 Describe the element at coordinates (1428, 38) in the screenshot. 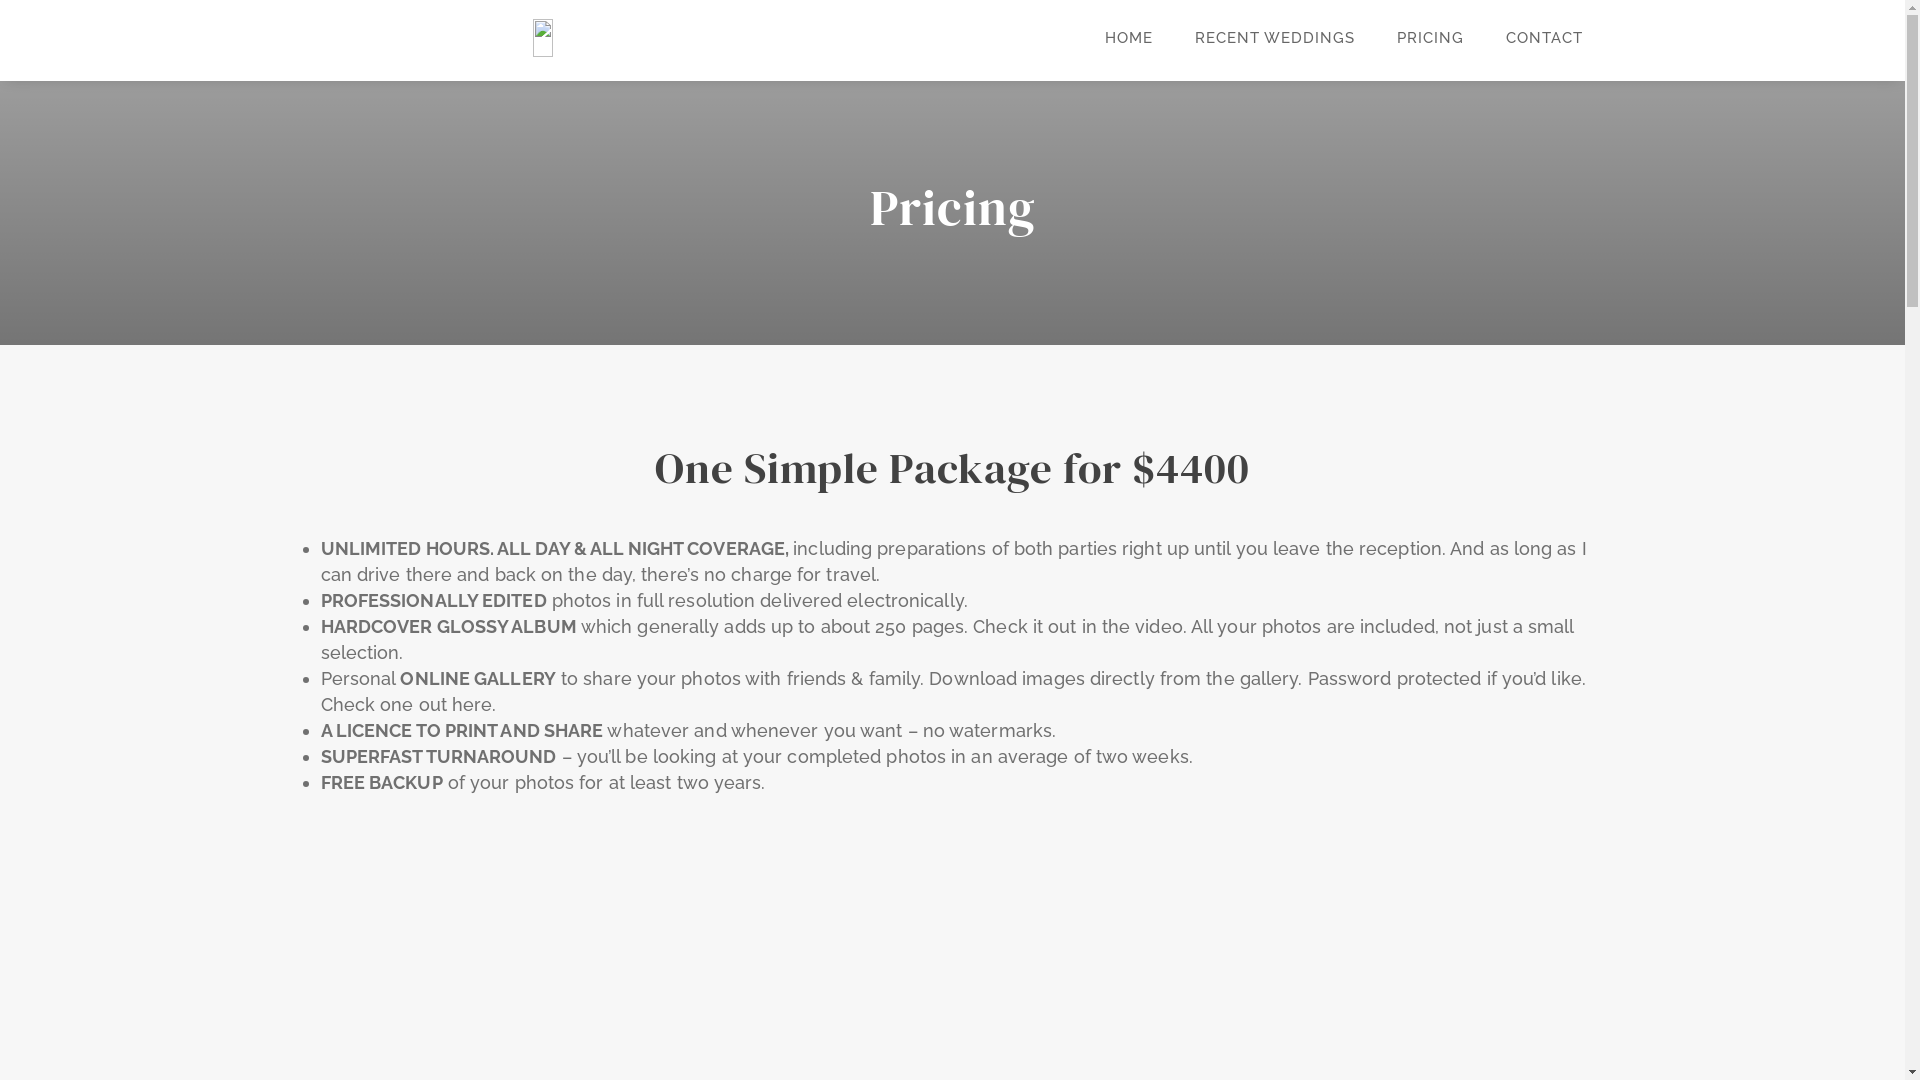

I see `'PRICING'` at that location.